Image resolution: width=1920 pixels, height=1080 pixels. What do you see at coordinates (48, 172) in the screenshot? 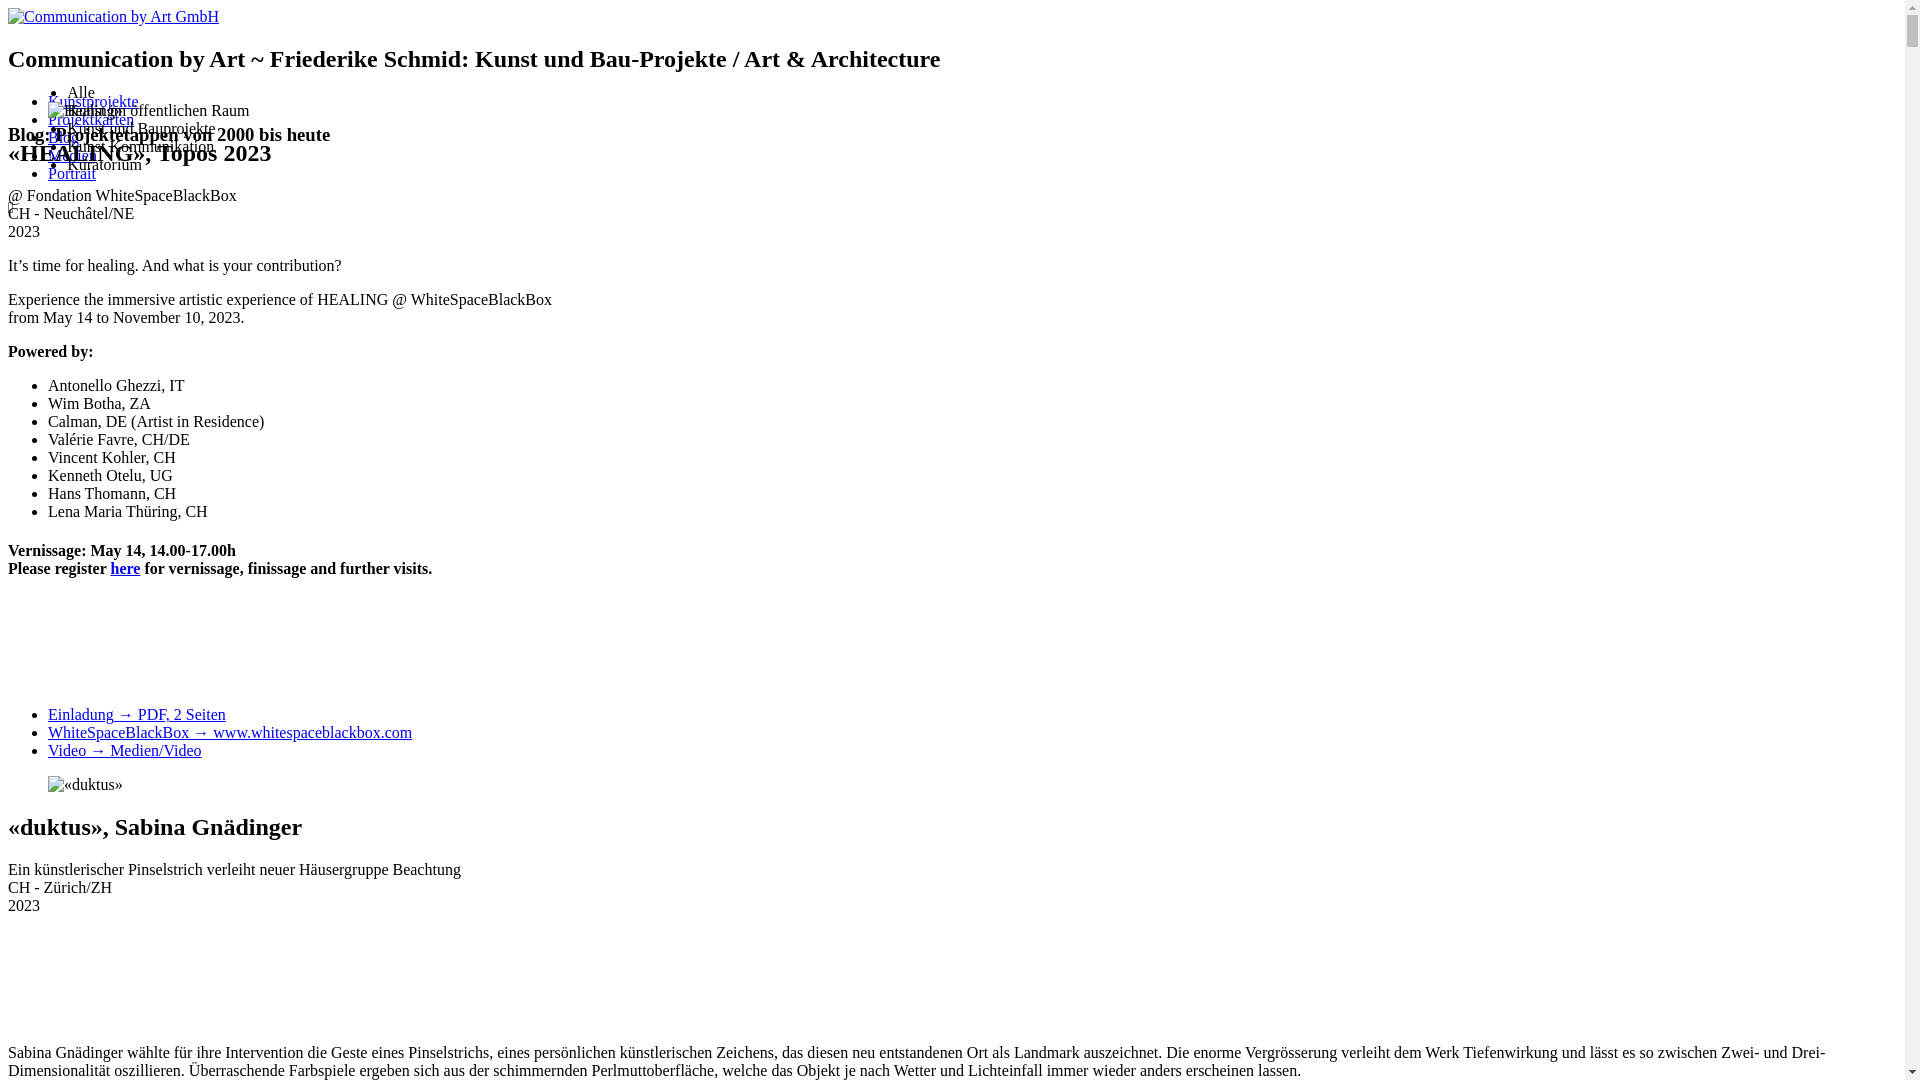
I see `'Portrait'` at bounding box center [48, 172].